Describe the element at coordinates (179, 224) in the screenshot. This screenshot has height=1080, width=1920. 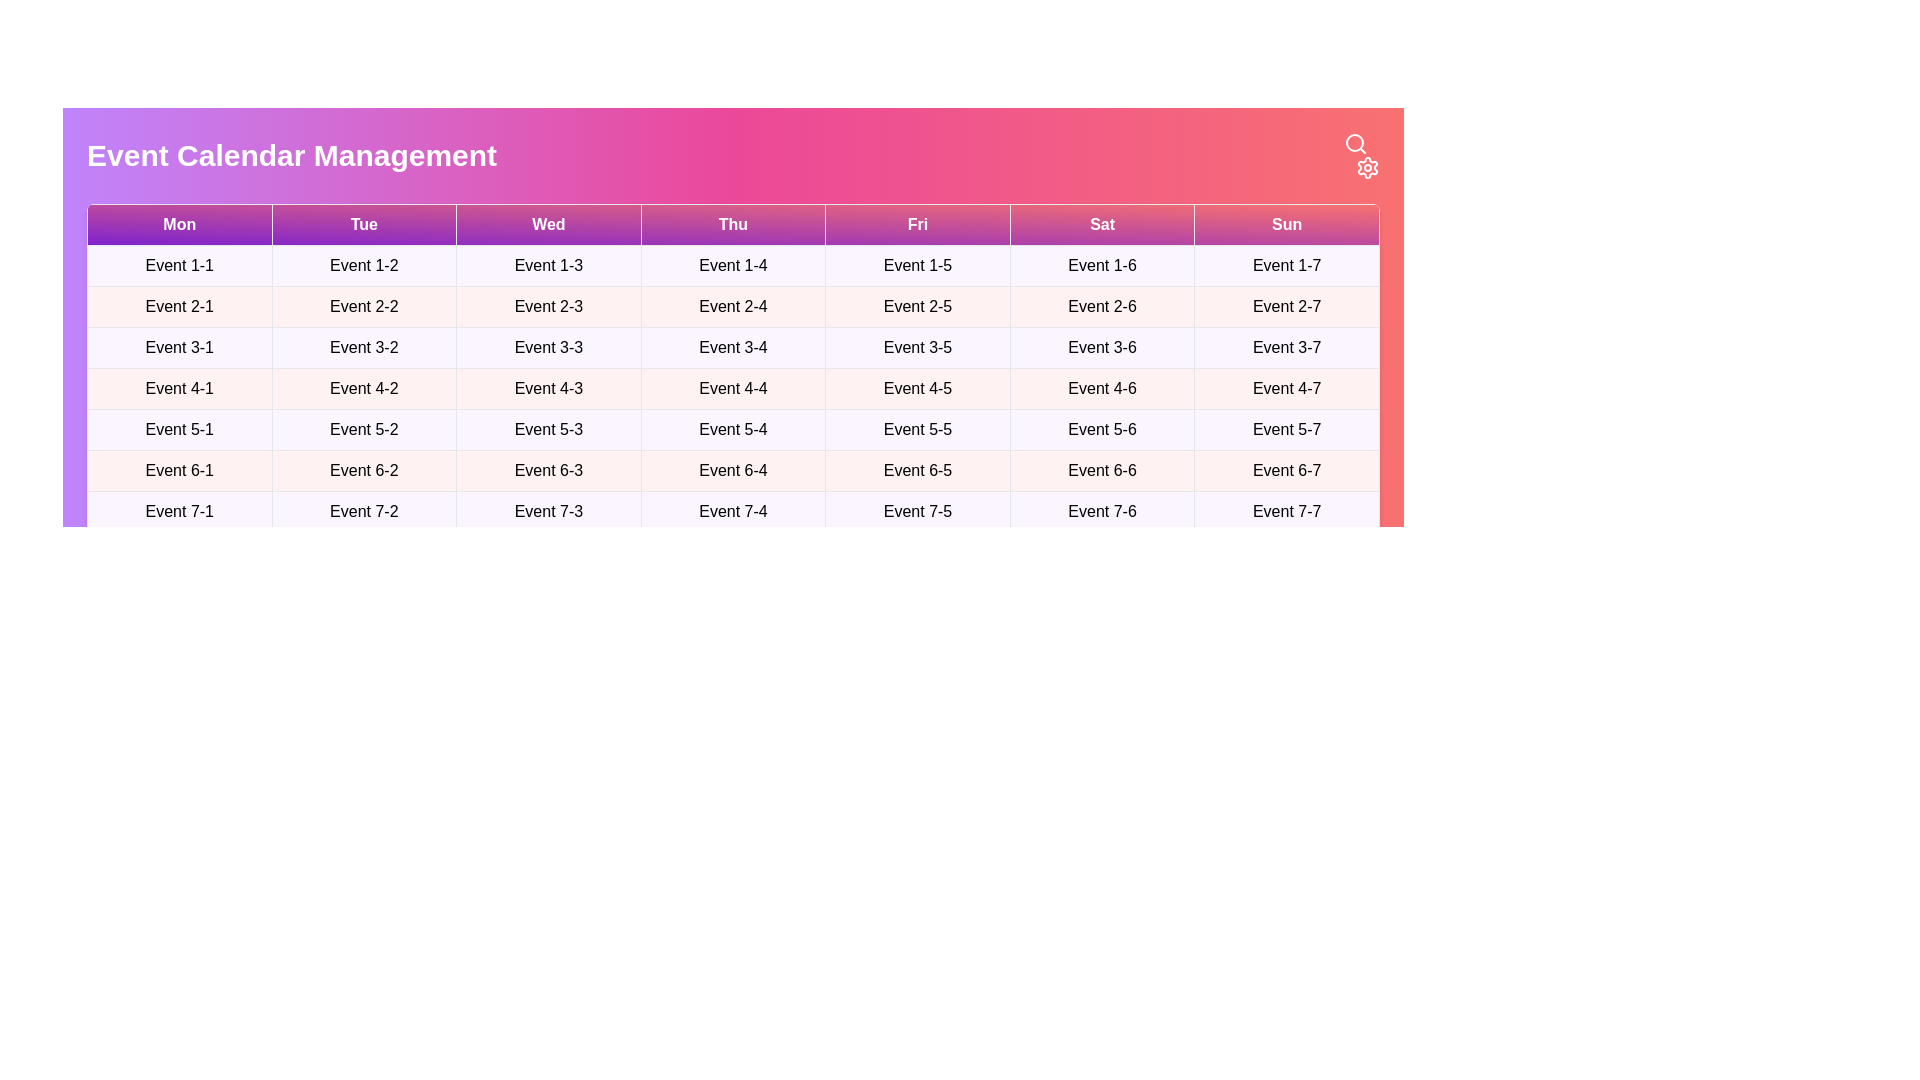
I see `the table header corresponding to Mon` at that location.